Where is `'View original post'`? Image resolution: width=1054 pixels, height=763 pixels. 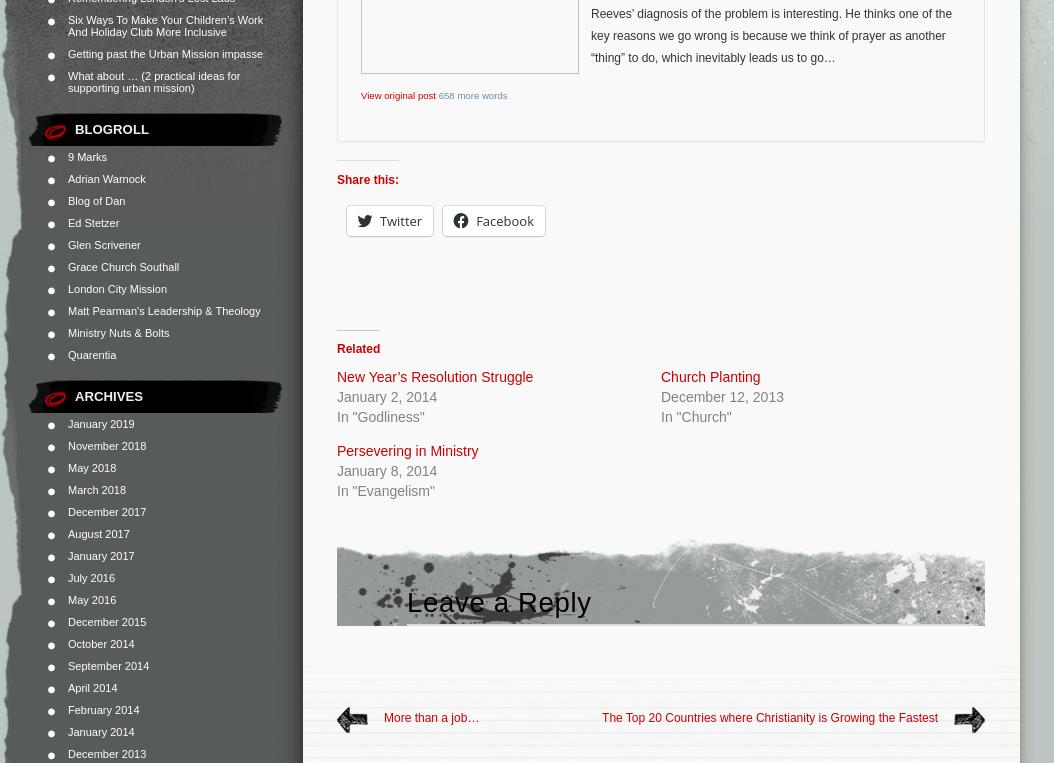 'View original post' is located at coordinates (397, 94).